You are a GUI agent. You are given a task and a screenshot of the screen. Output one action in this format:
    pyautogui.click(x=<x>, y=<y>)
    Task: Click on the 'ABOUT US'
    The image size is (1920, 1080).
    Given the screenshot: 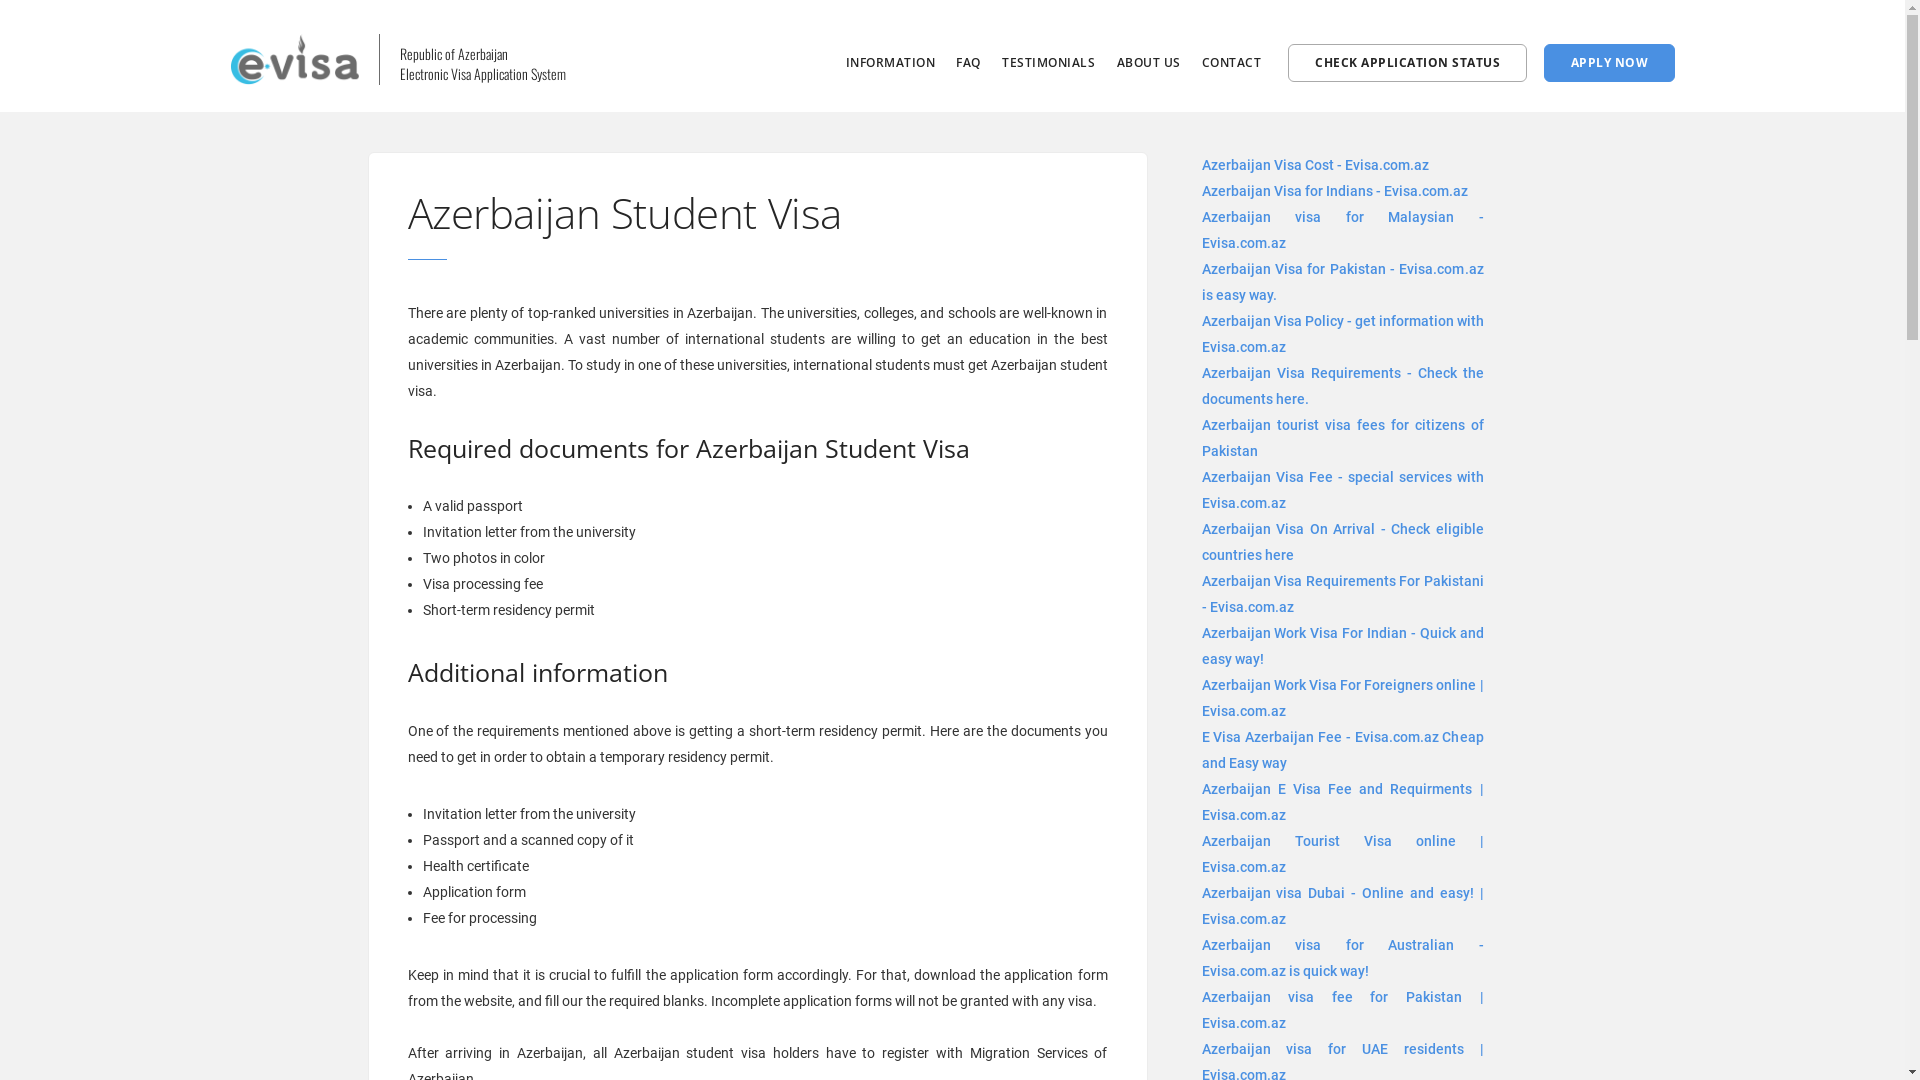 What is the action you would take?
    pyautogui.click(x=1148, y=61)
    